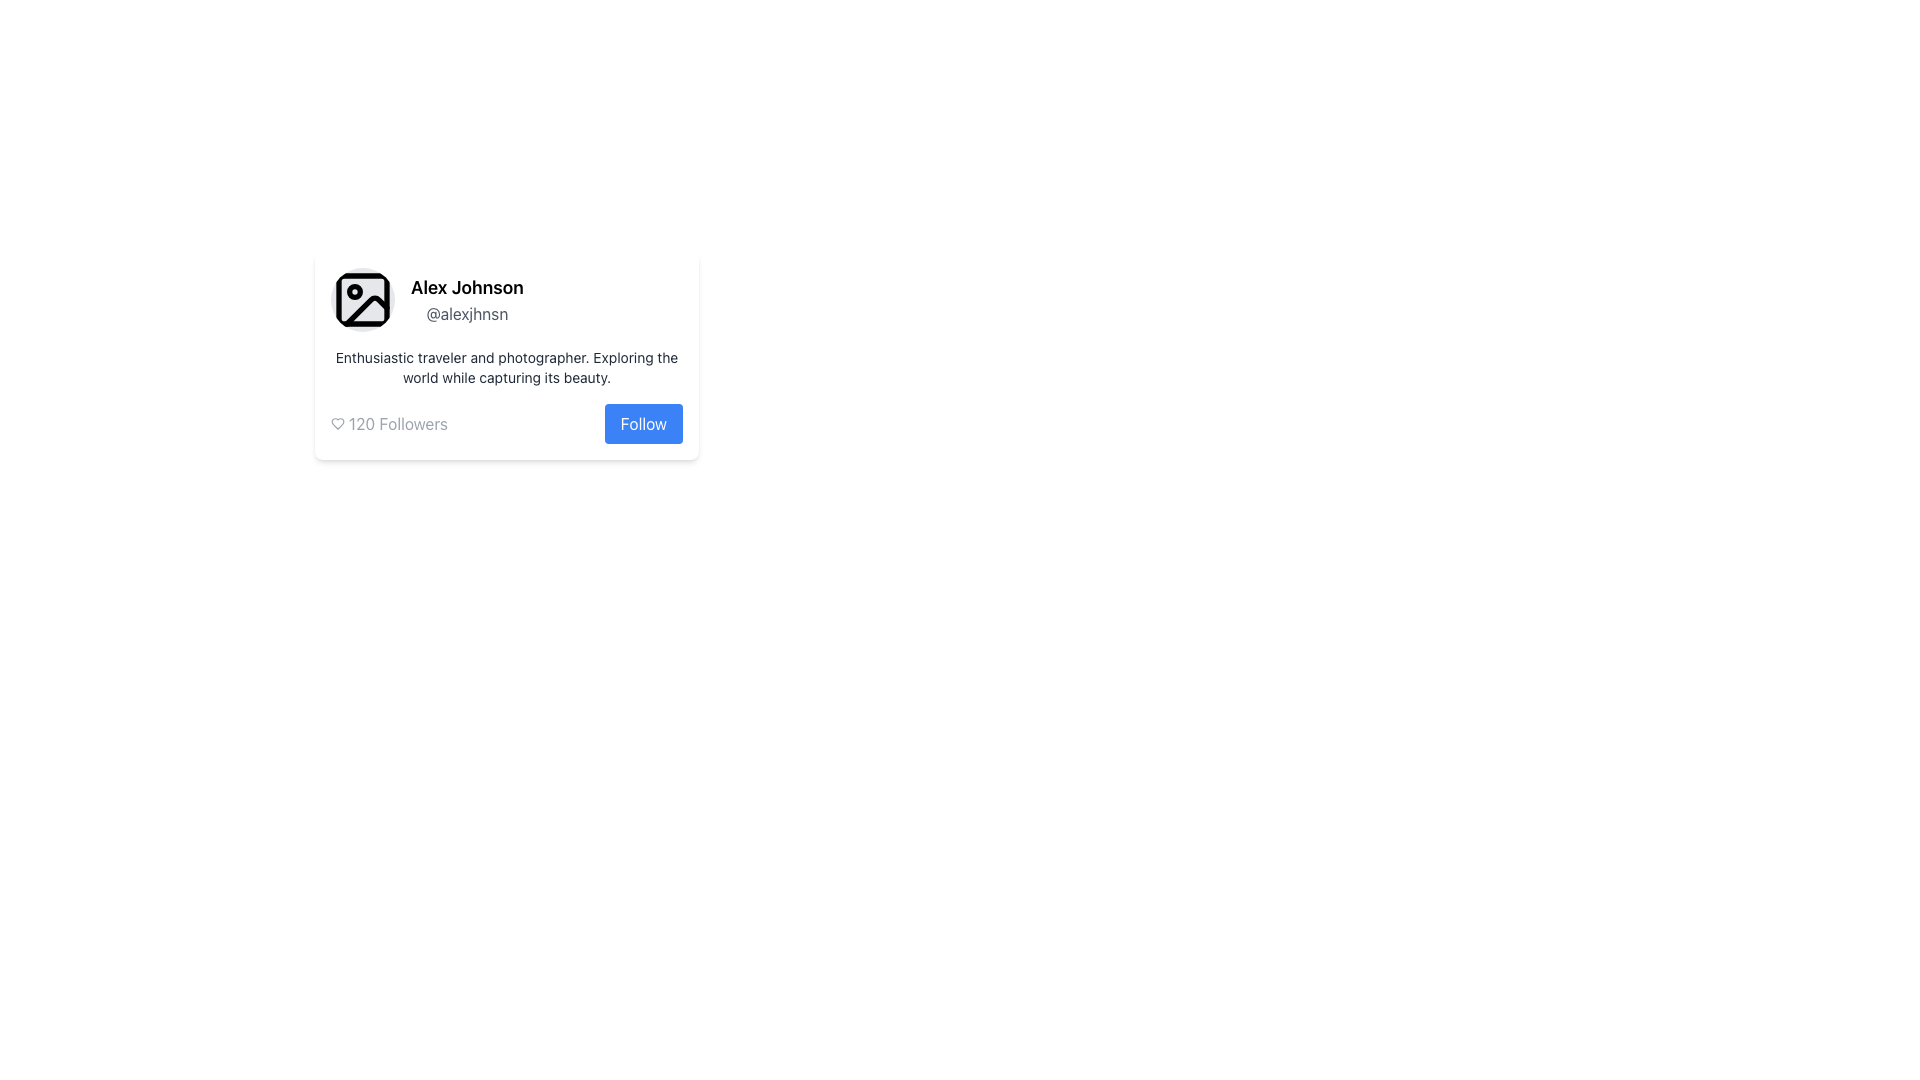 Image resolution: width=1920 pixels, height=1080 pixels. Describe the element at coordinates (507, 367) in the screenshot. I see `the Text Block element that displays a brief description or biography of the user, located below the header 'Alex Johnson' and above the '120 Followers' section` at that location.